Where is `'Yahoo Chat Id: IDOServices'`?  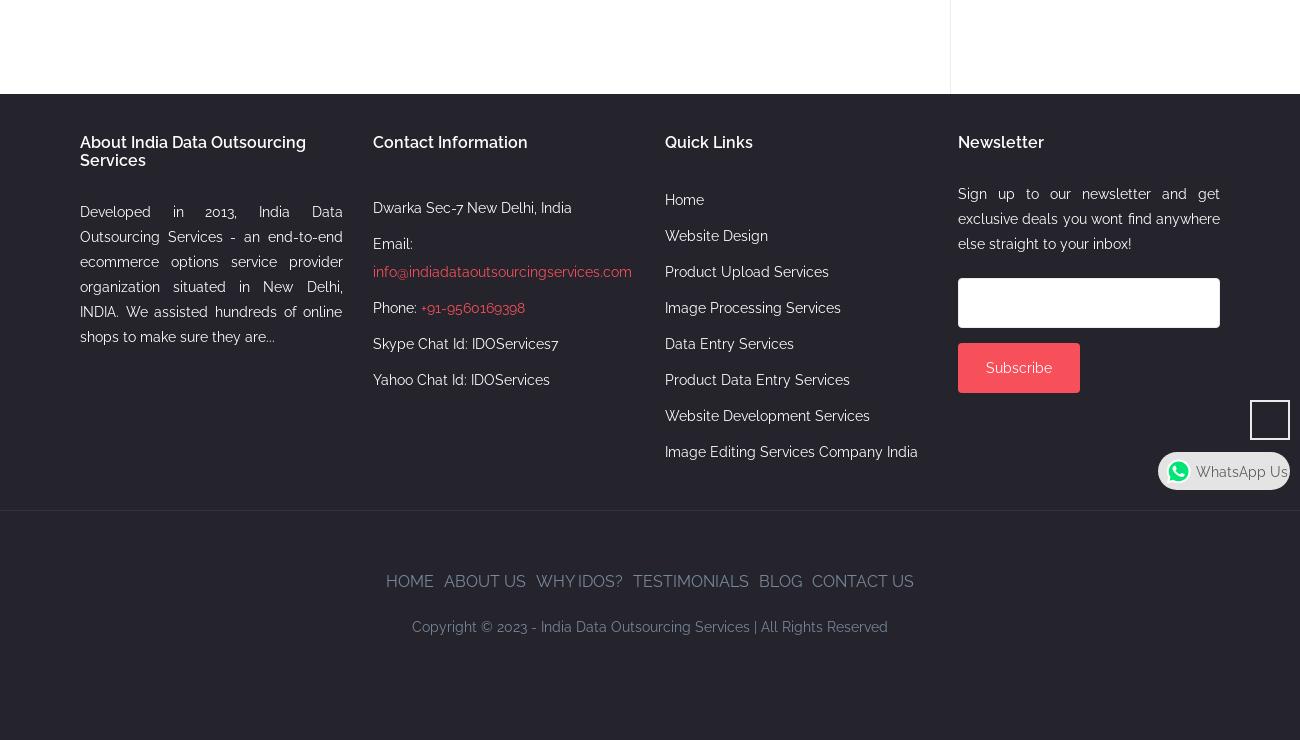 'Yahoo Chat Id: IDOServices' is located at coordinates (371, 378).